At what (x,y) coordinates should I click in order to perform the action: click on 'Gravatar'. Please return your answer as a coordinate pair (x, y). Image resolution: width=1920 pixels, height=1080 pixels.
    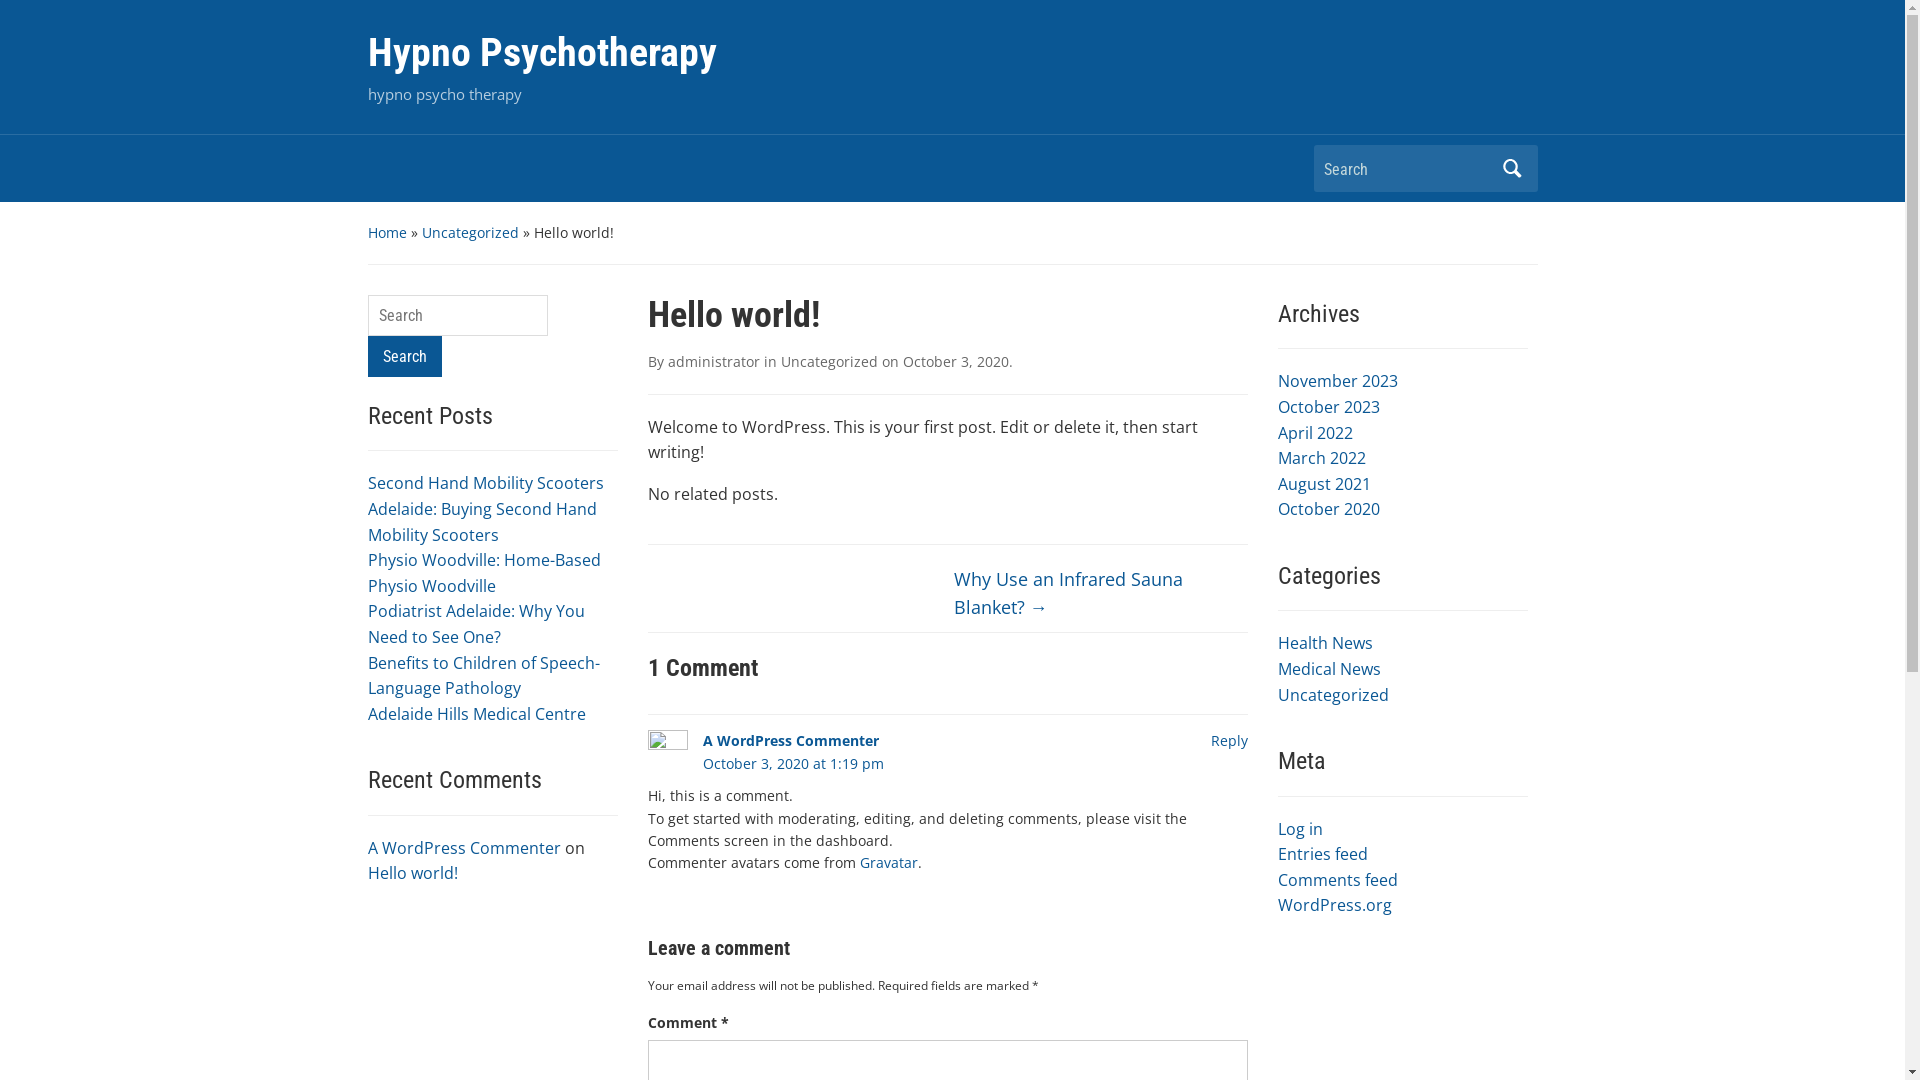
    Looking at the image, I should click on (887, 861).